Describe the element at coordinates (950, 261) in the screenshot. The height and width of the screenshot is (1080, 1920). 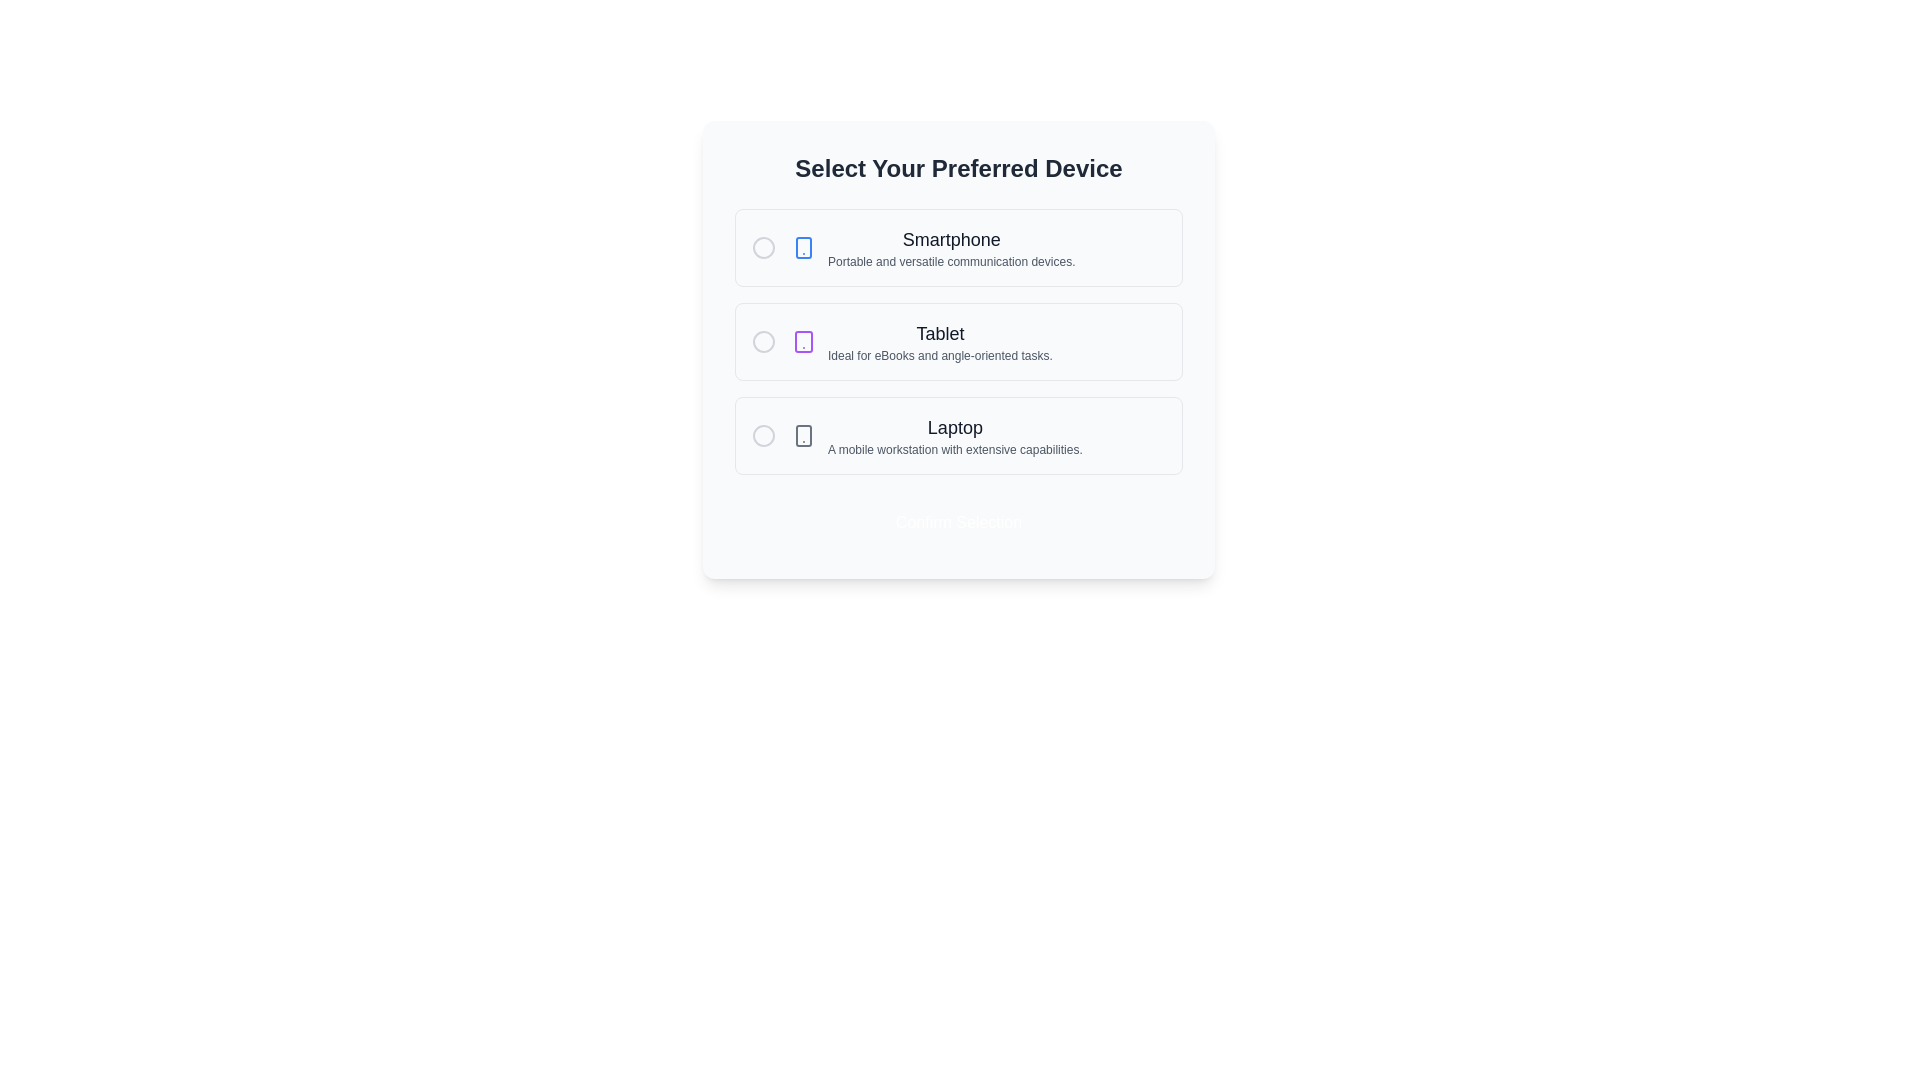
I see `text content of the Text Label that provides additional descriptive information about the 'Smartphone' option, positioned immediately below the 'Smartphone' label` at that location.